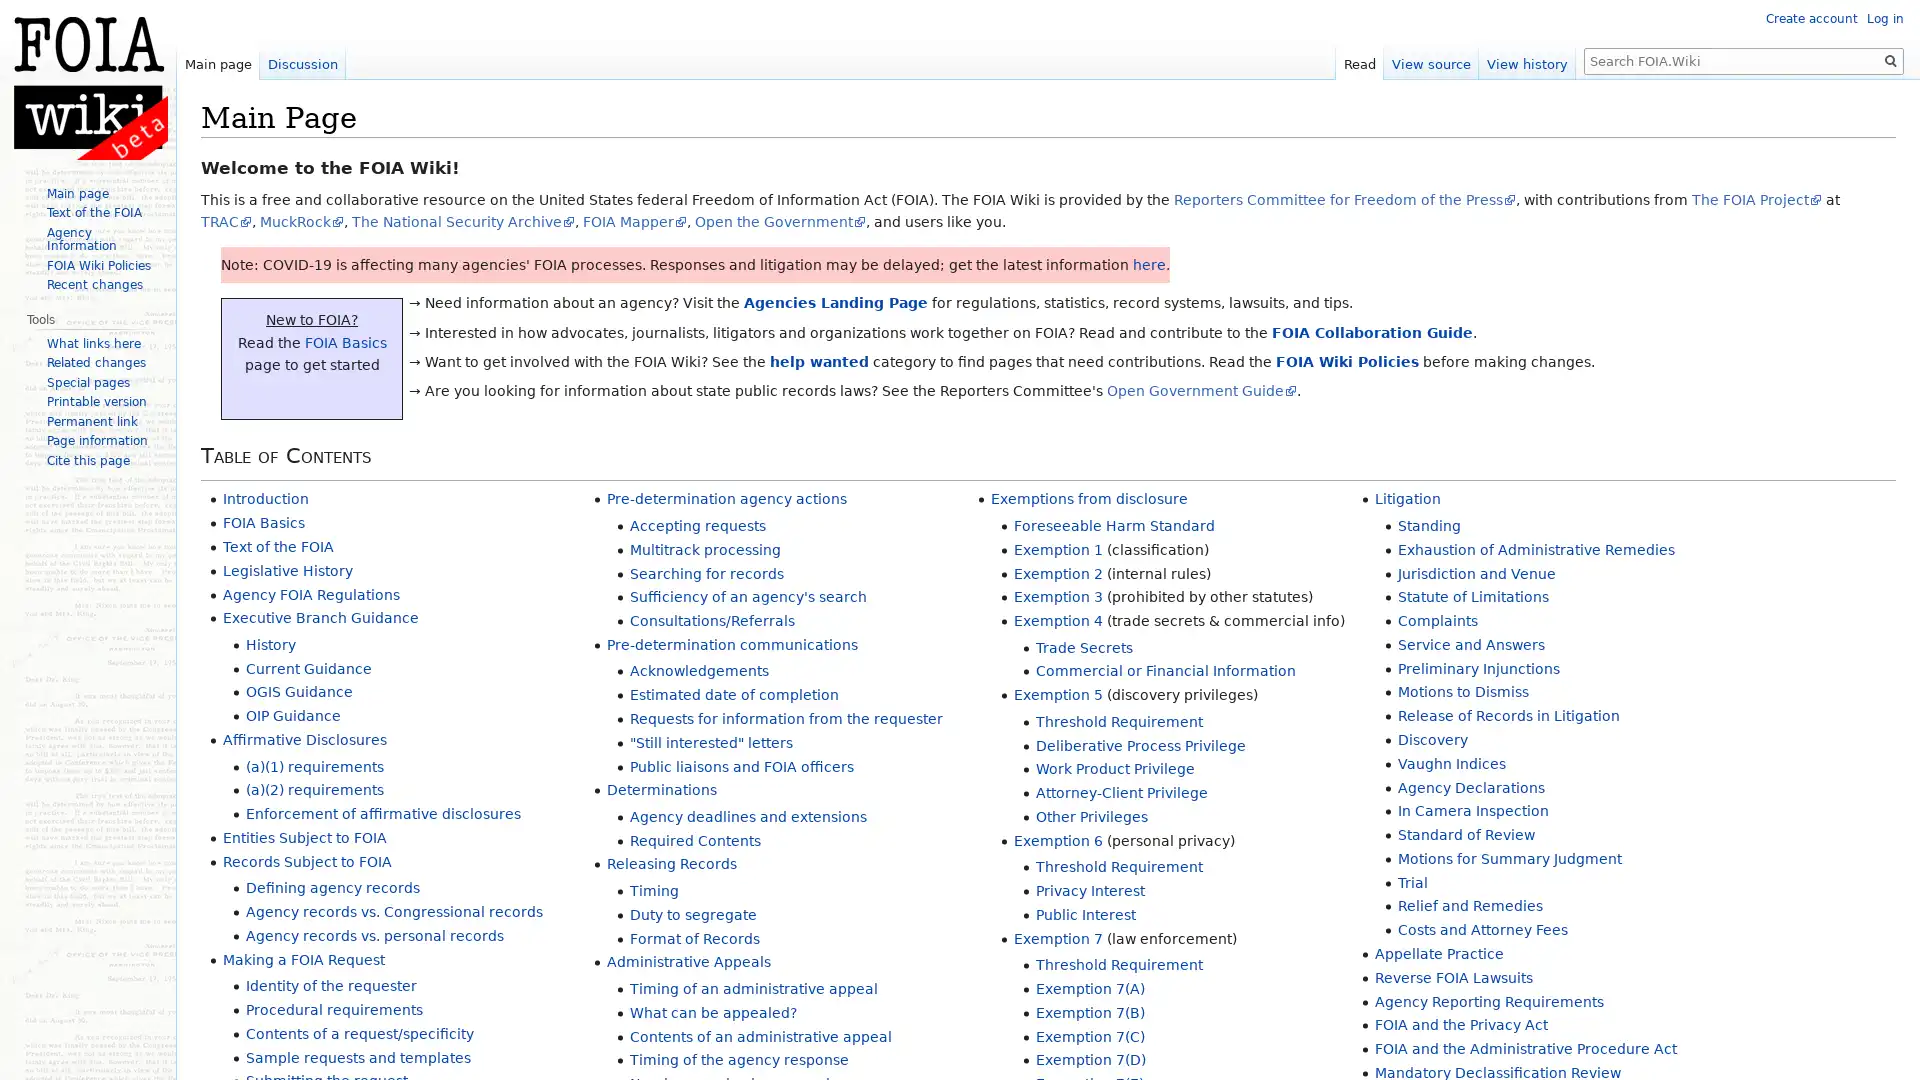  I want to click on Go, so click(1890, 60).